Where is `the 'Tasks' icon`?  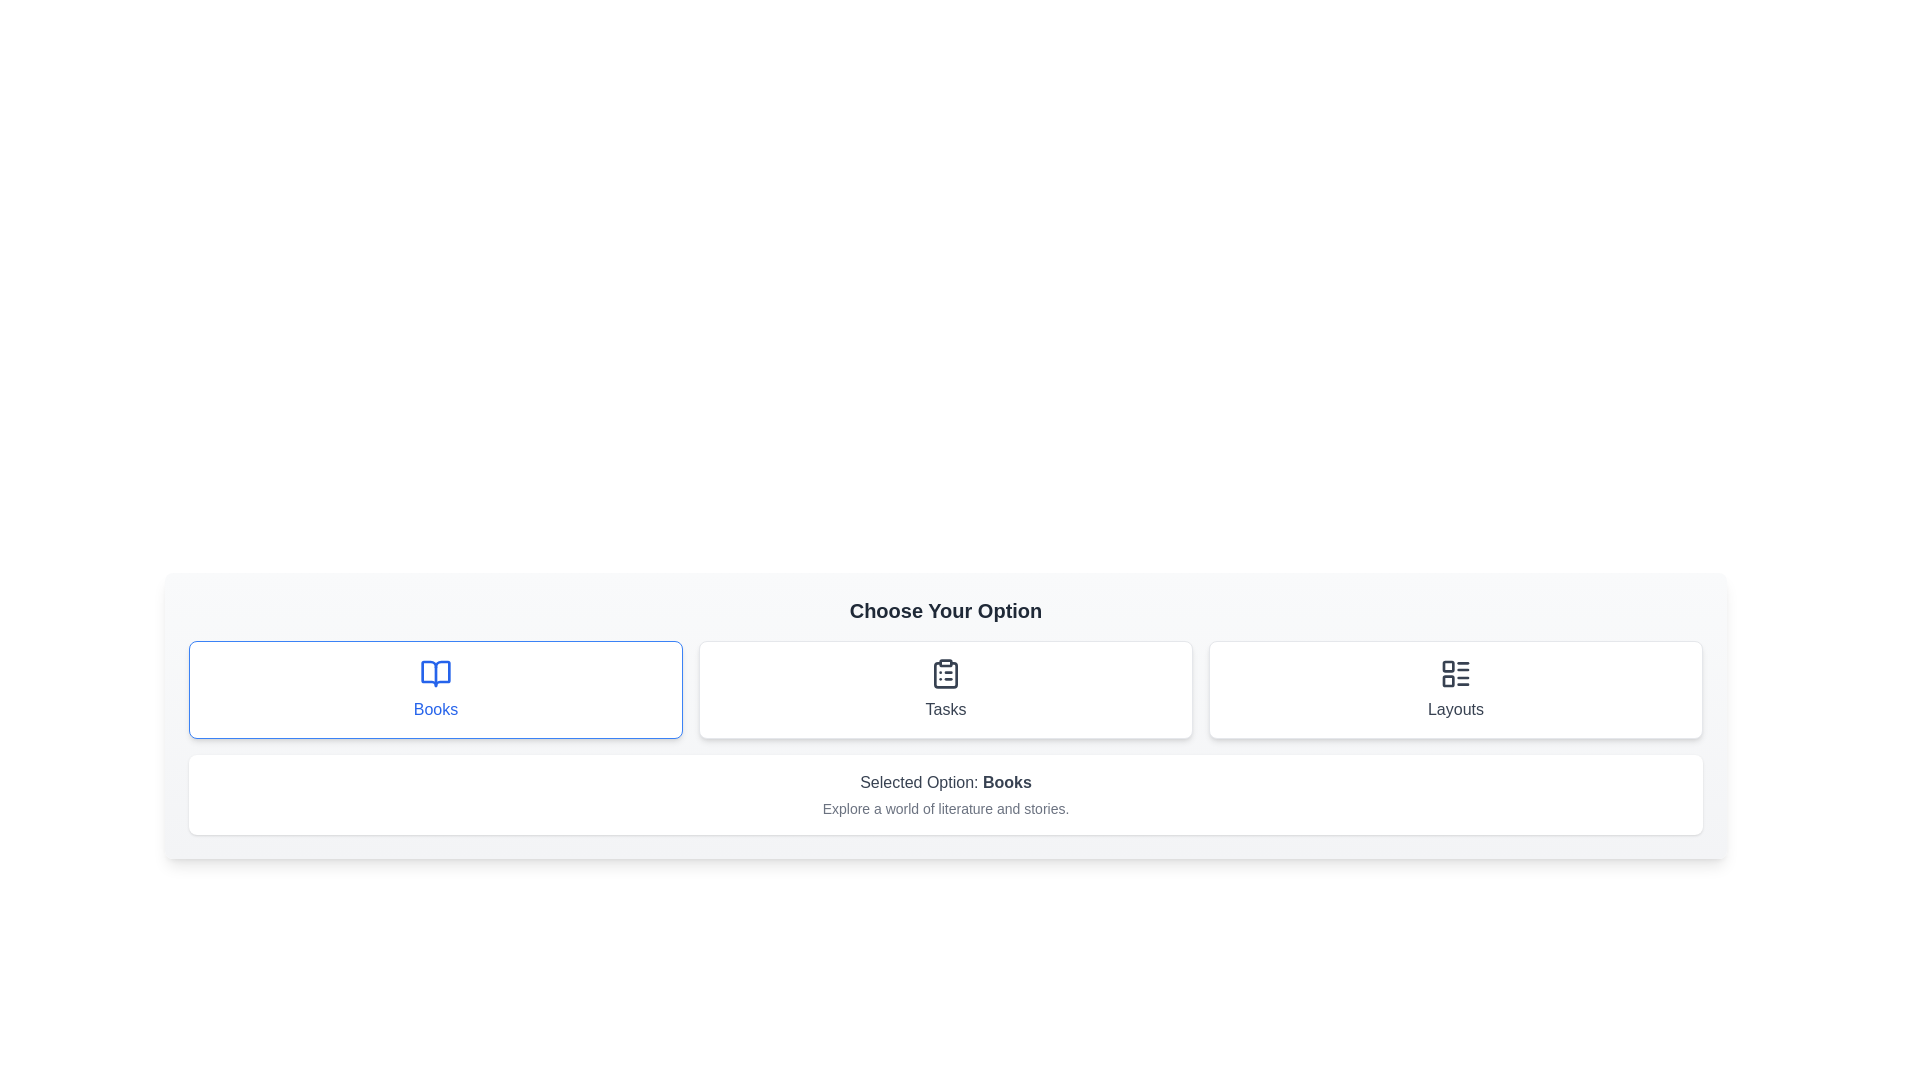
the 'Tasks' icon is located at coordinates (944, 674).